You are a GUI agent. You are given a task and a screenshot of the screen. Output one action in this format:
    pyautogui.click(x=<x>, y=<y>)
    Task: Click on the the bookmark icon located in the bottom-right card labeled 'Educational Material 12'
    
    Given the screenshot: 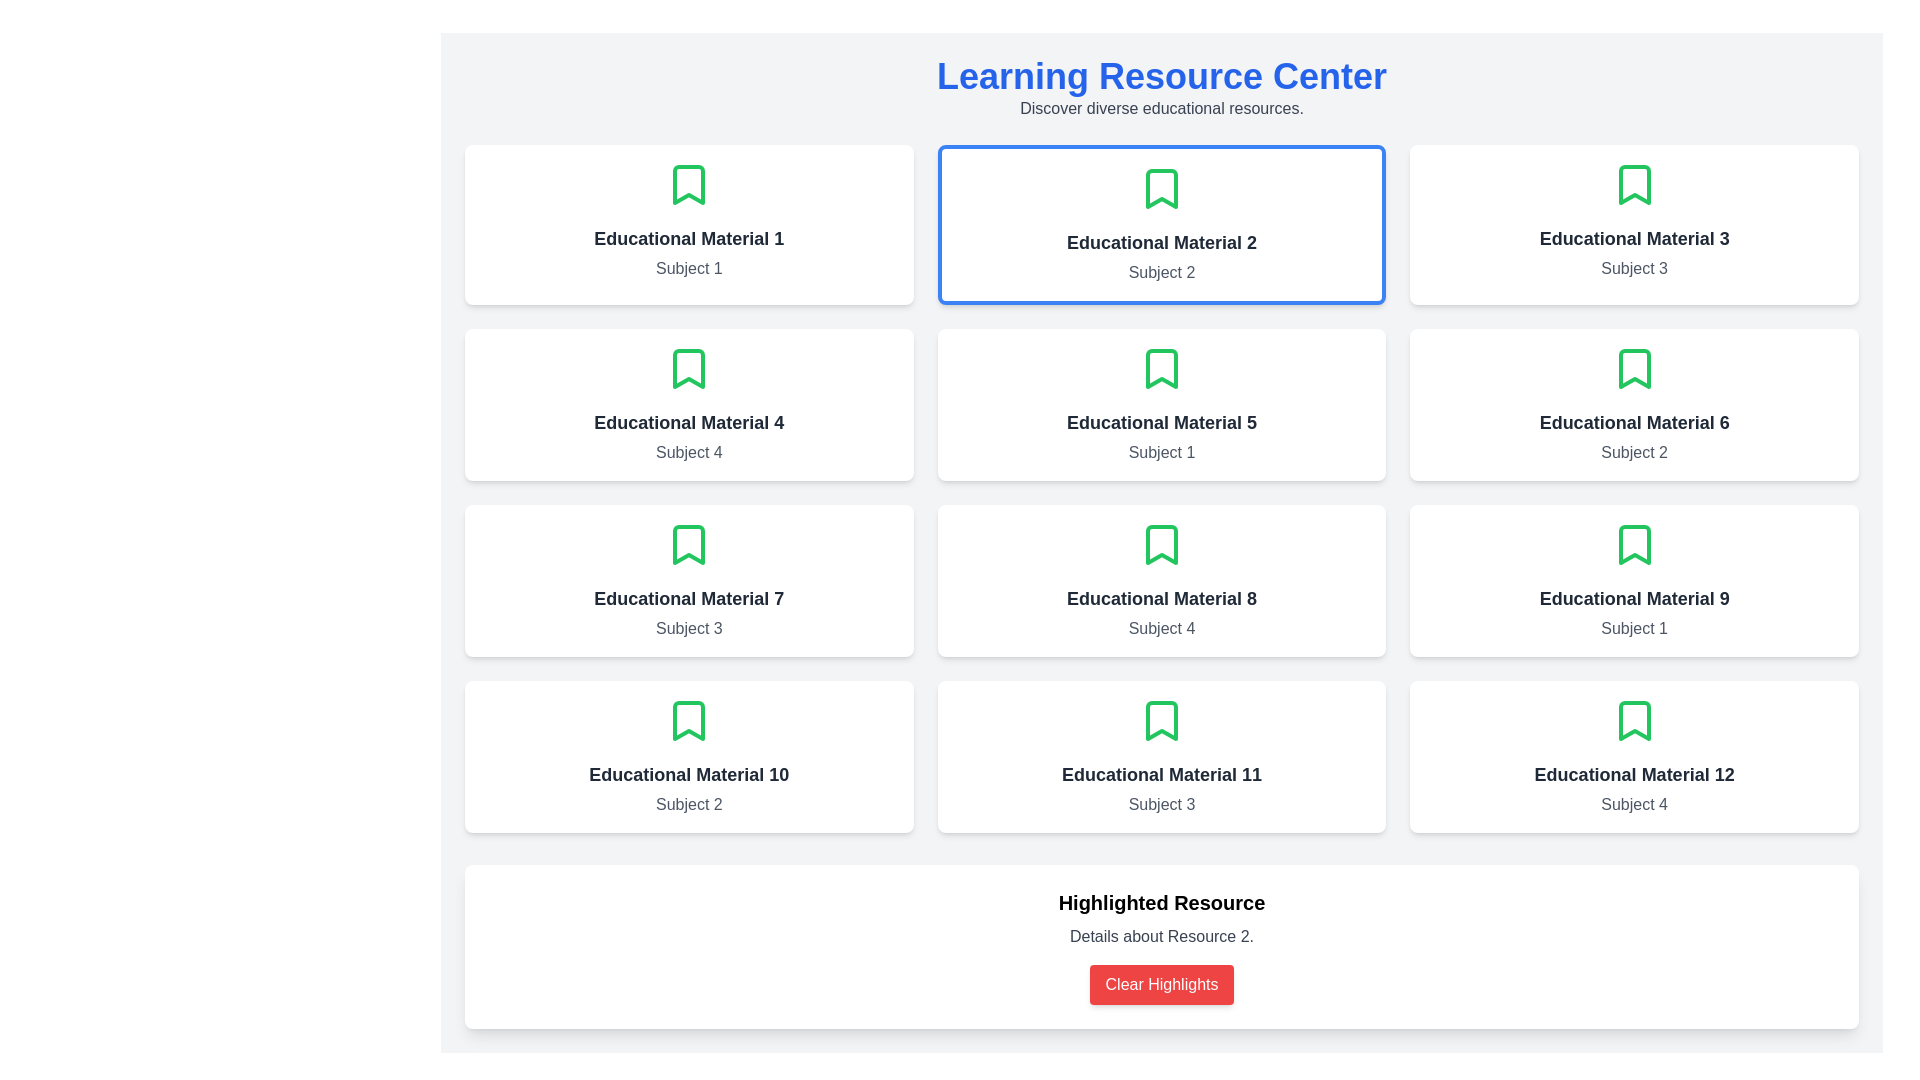 What is the action you would take?
    pyautogui.click(x=1633, y=721)
    